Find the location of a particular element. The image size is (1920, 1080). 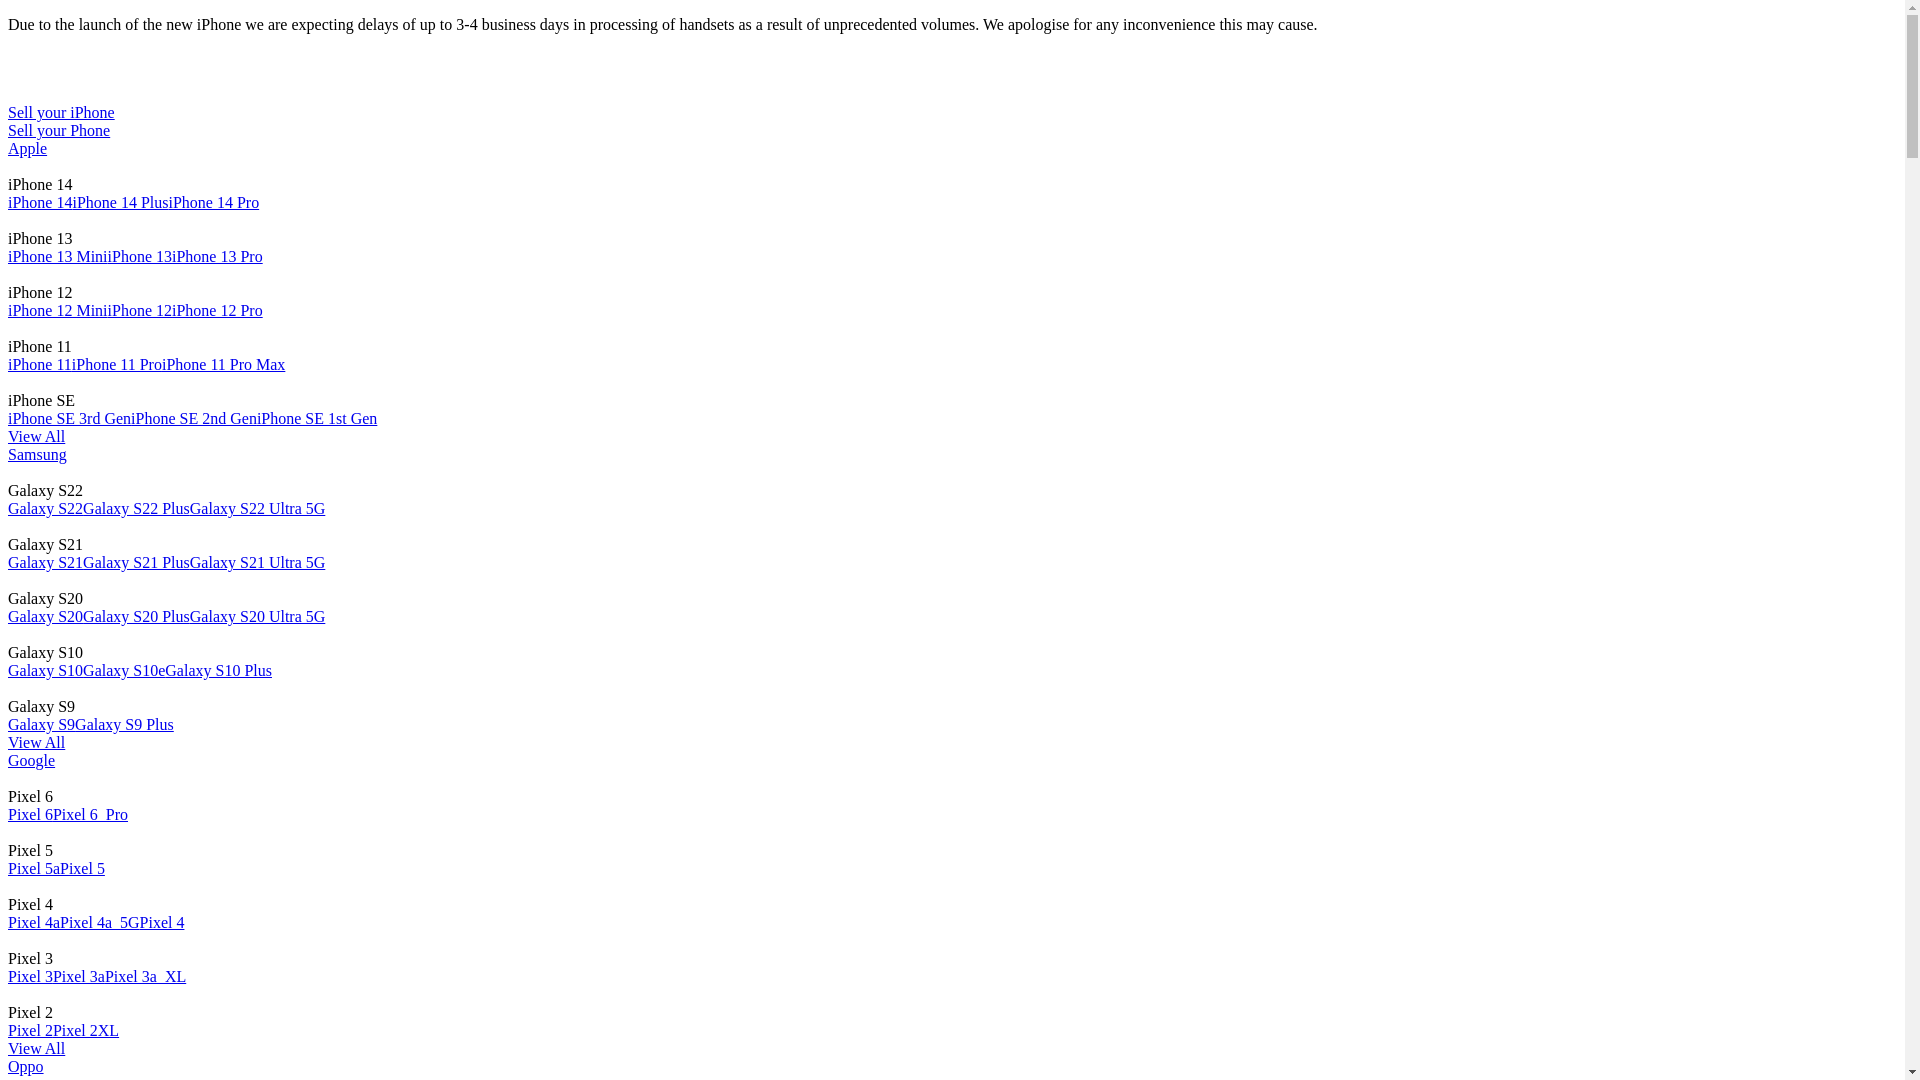

'iPhone 14 Plus' is located at coordinates (72, 202).